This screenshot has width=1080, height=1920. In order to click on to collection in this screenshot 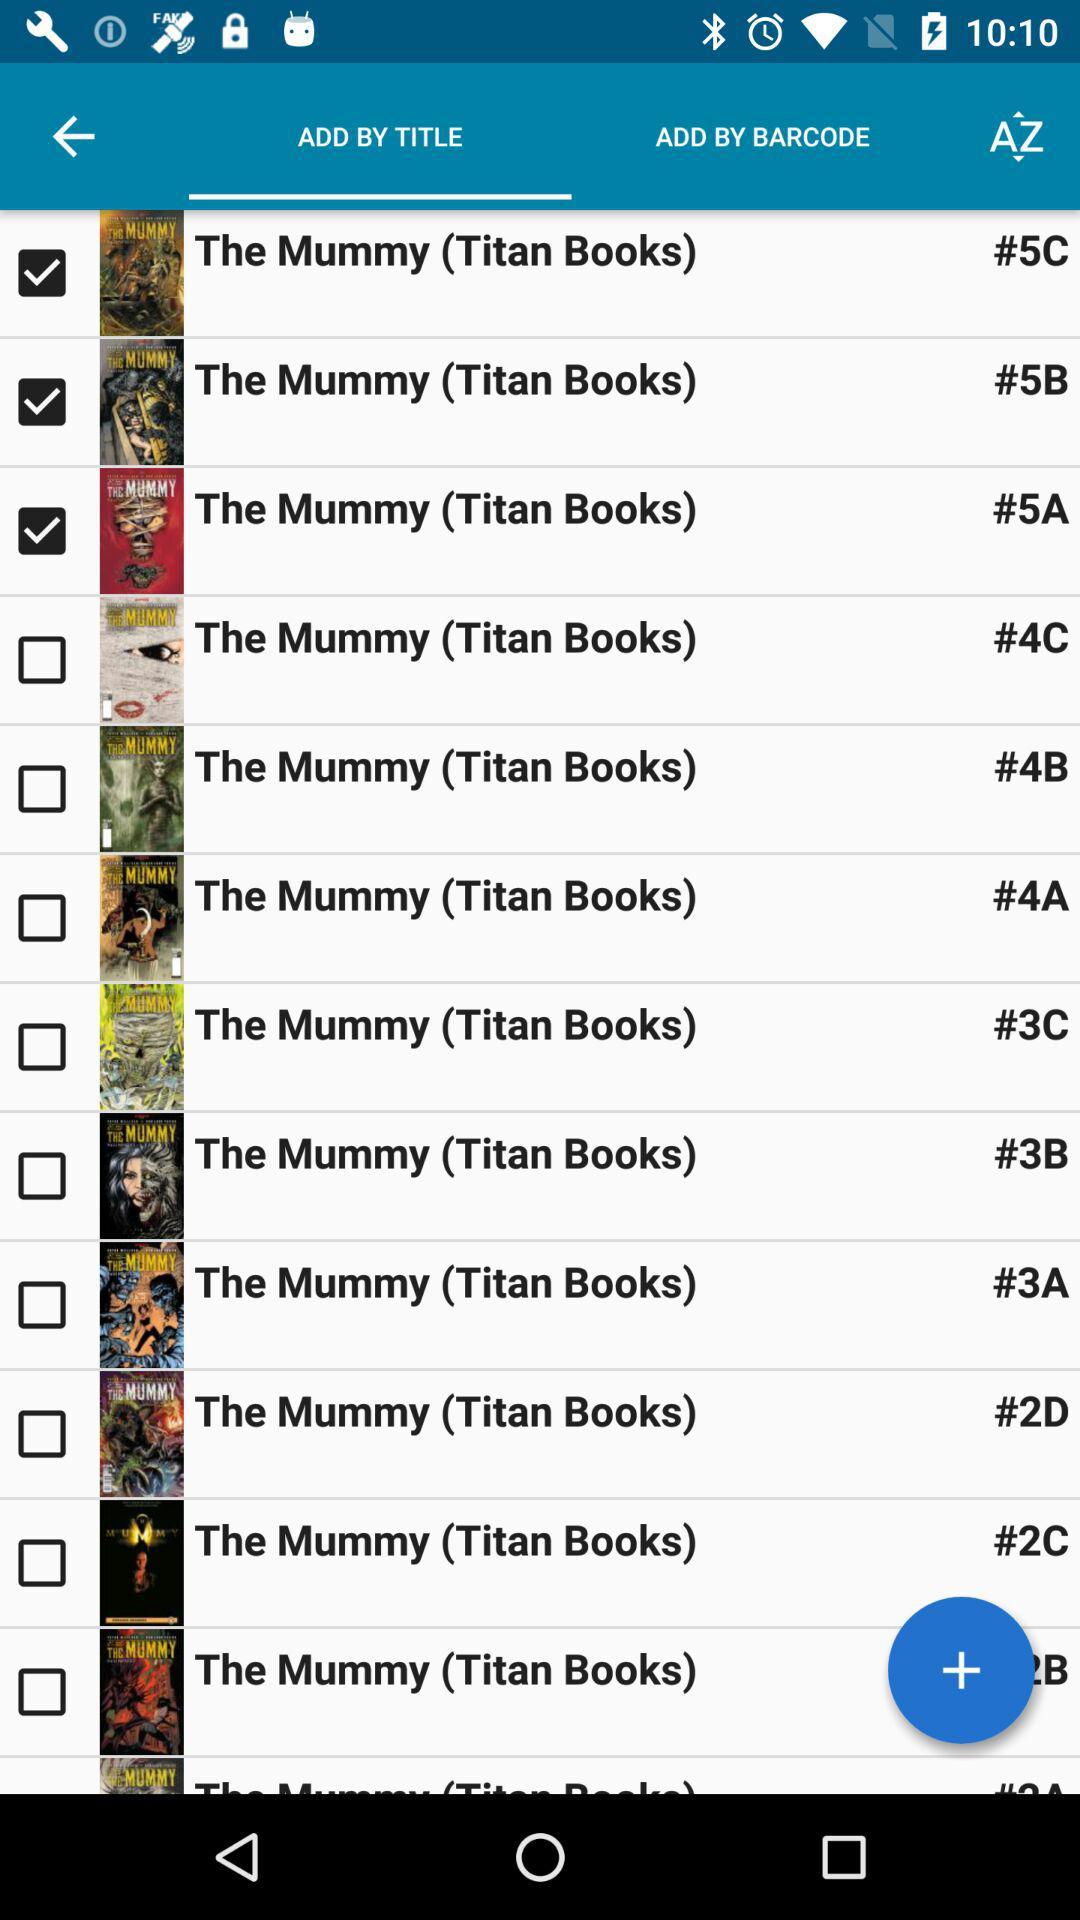, I will do `click(48, 1562)`.